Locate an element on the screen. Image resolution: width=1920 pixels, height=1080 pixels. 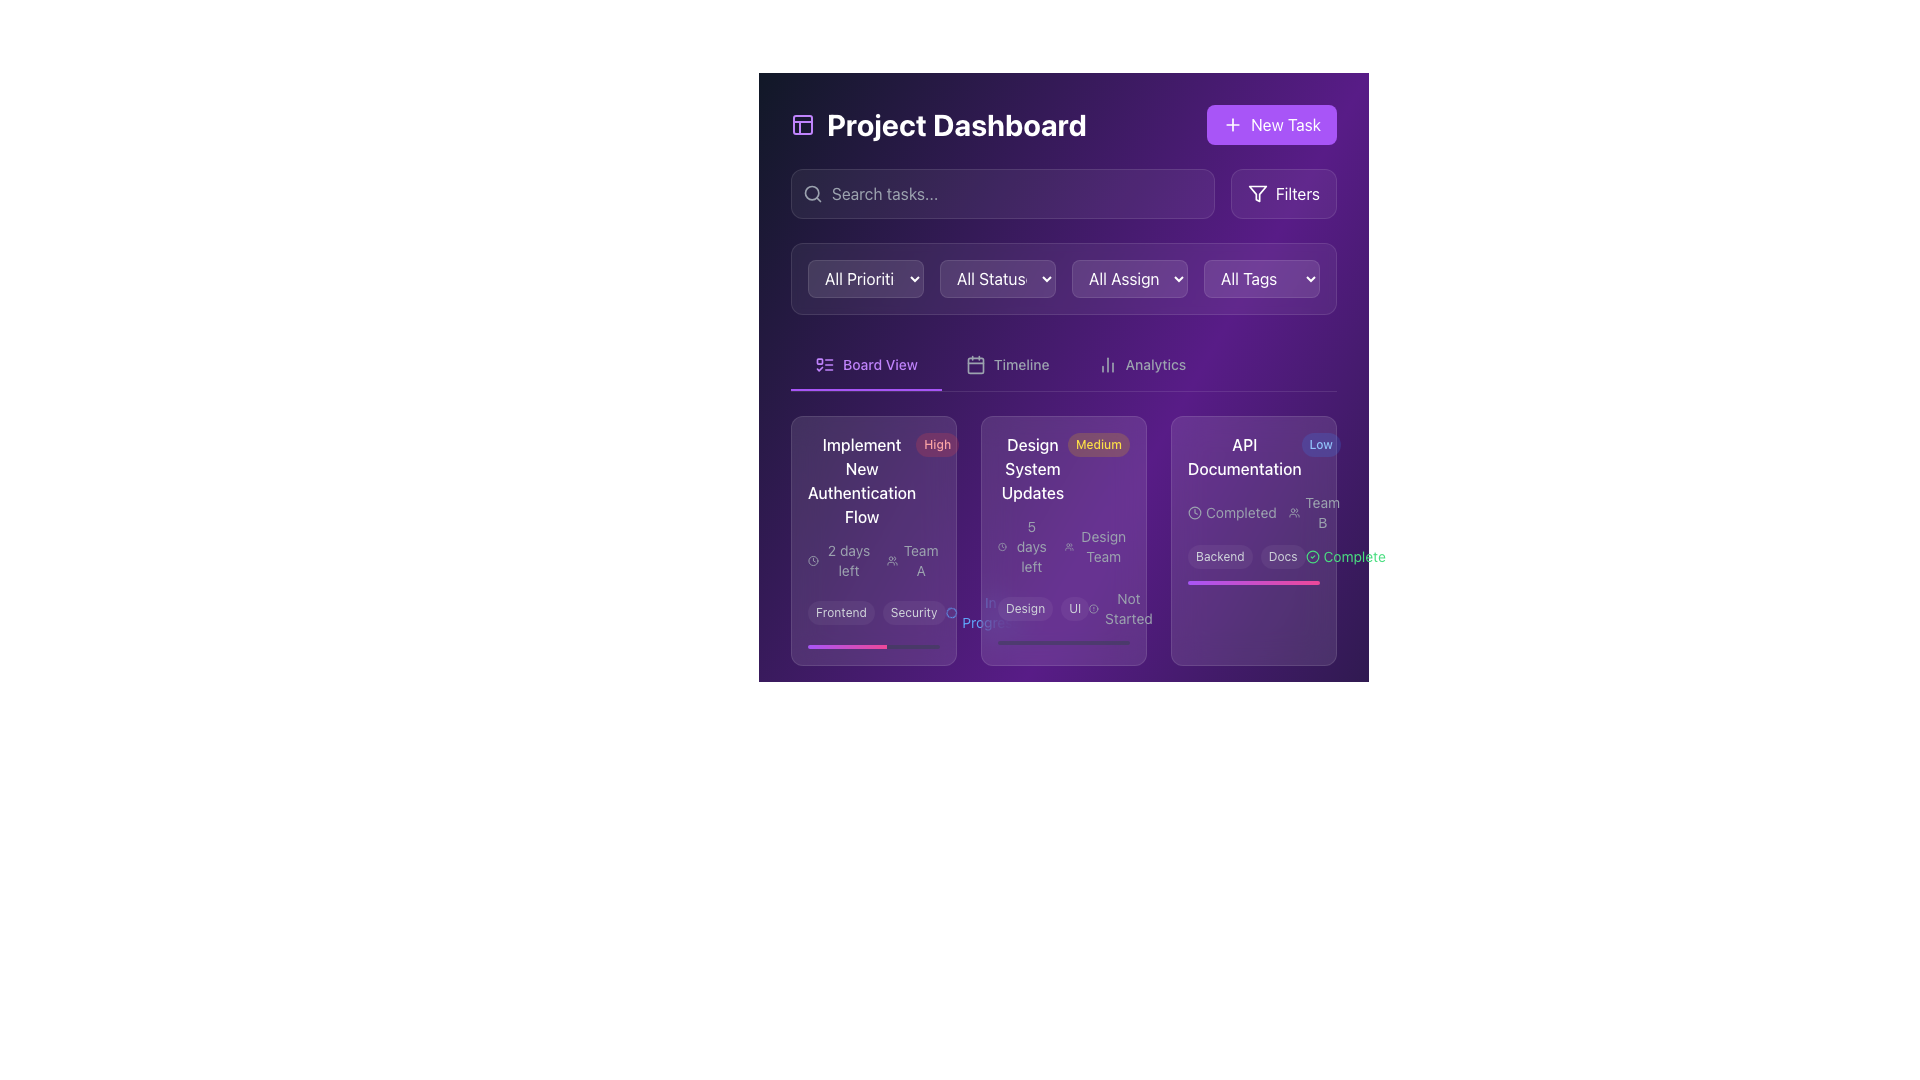
the information display component that shows '2 days left Team A' with icons, located in the middle section of the card titled 'Implement New Authentication Flow' is located at coordinates (873, 560).